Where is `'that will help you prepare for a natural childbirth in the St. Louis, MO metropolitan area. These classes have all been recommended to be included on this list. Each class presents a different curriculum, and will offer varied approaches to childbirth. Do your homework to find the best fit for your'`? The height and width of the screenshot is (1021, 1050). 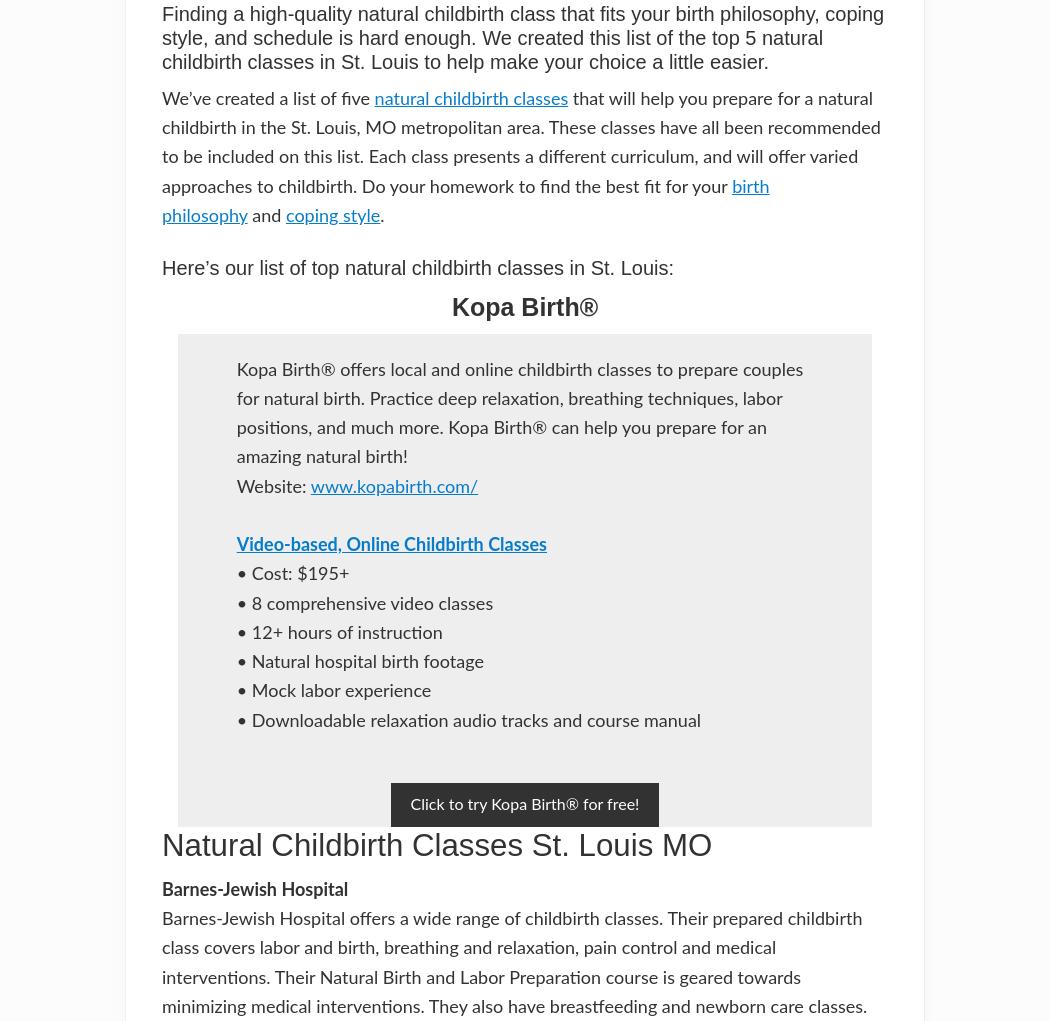
'that will help you prepare for a natural childbirth in the St. Louis, MO metropolitan area. These classes have all been recommended to be included on this list. Each class presents a different curriculum, and will offer varied approaches to childbirth. Do your homework to find the best fit for your' is located at coordinates (162, 143).